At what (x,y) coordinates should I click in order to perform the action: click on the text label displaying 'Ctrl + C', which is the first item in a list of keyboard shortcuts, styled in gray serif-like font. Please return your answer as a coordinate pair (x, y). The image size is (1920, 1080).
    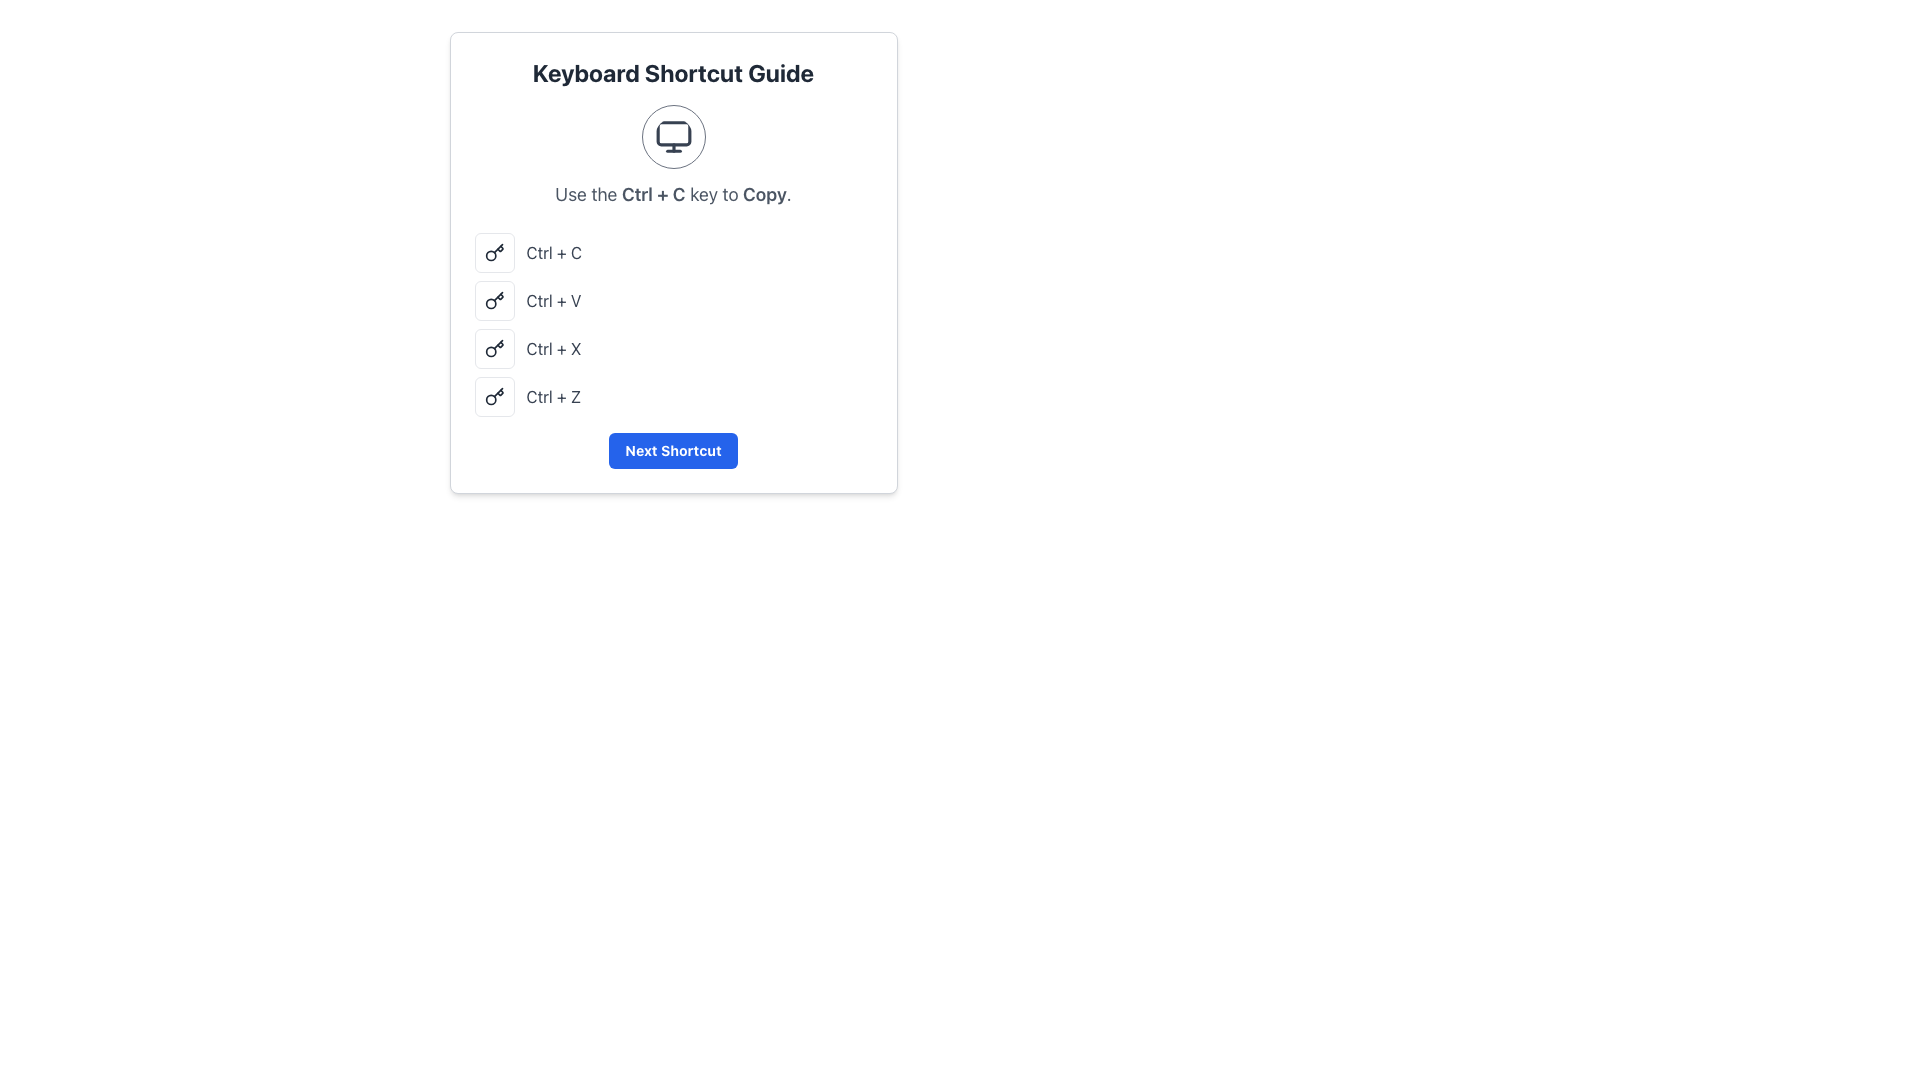
    Looking at the image, I should click on (554, 252).